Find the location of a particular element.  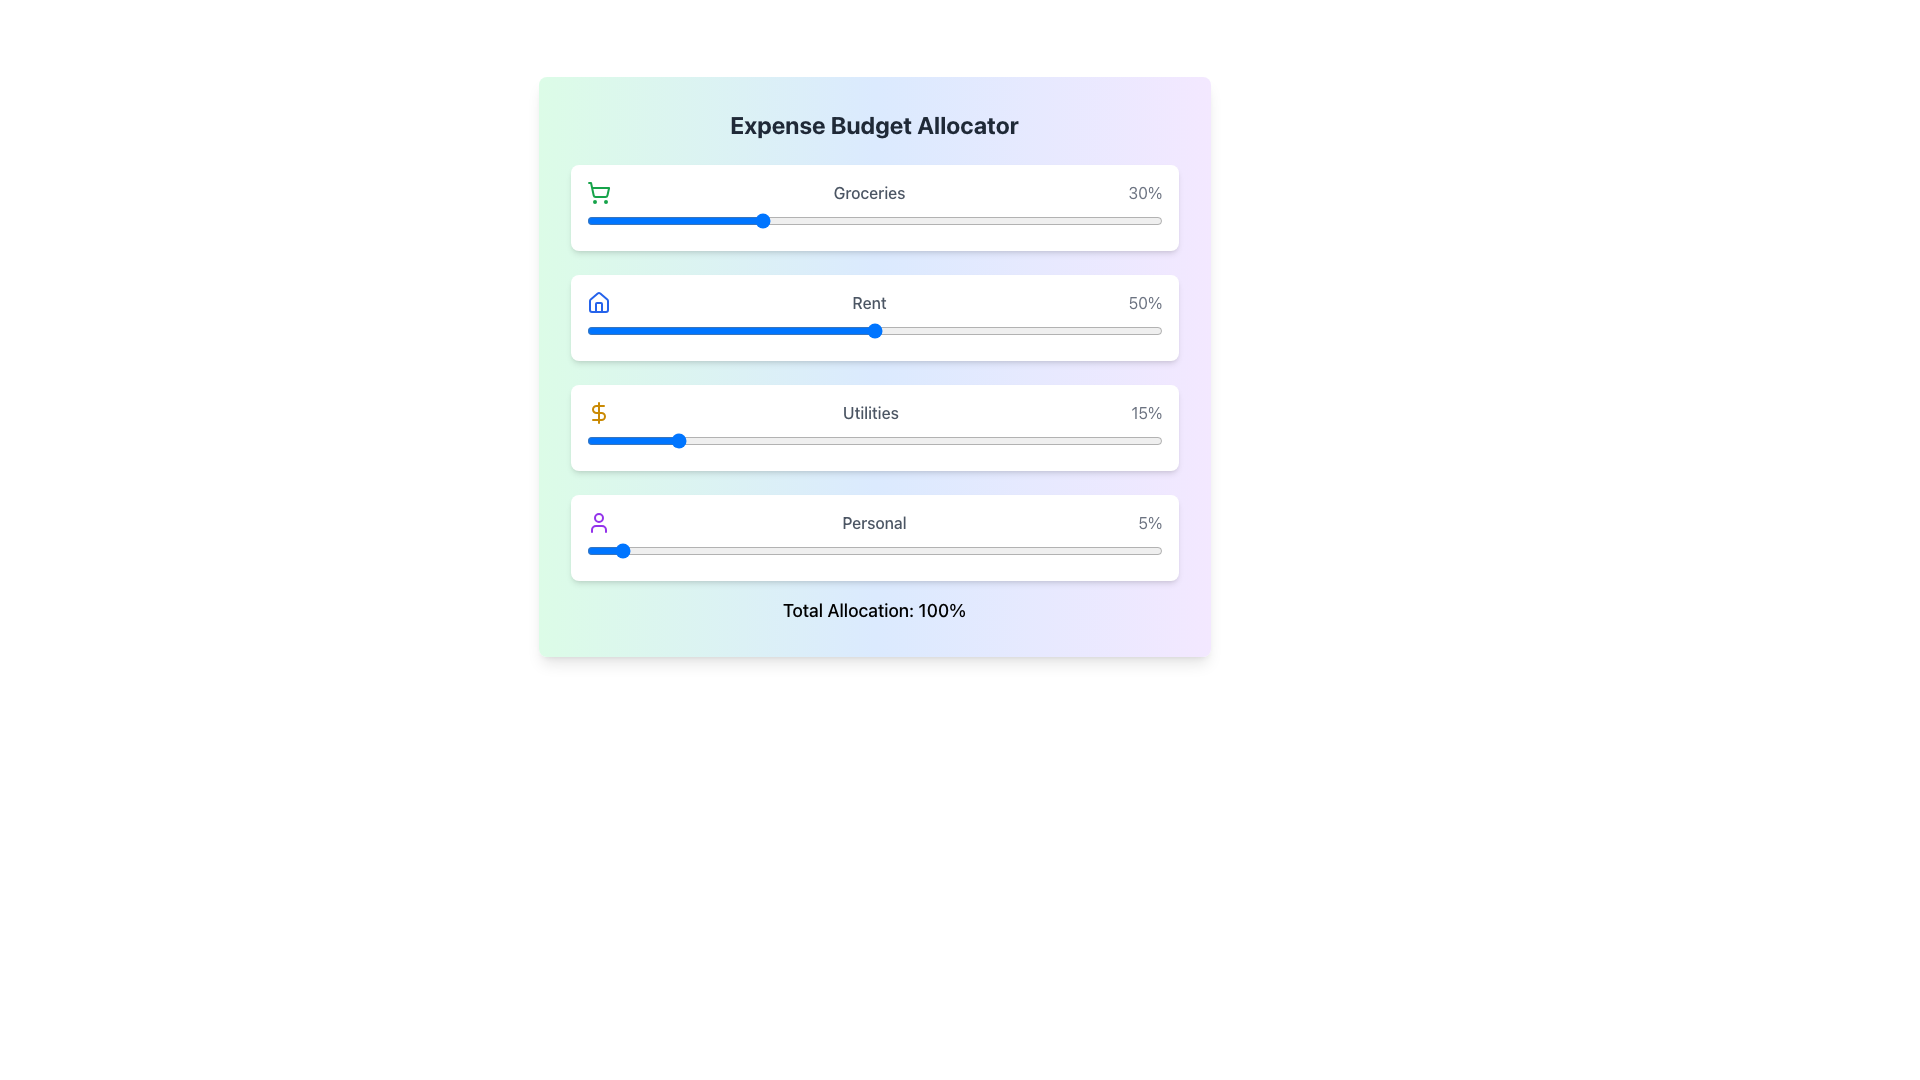

the text label that displays 'Utilities' in the Expense Budget Allocator interface, which is styled with a medium font weight and gray color, located in the third row of the layout is located at coordinates (870, 411).